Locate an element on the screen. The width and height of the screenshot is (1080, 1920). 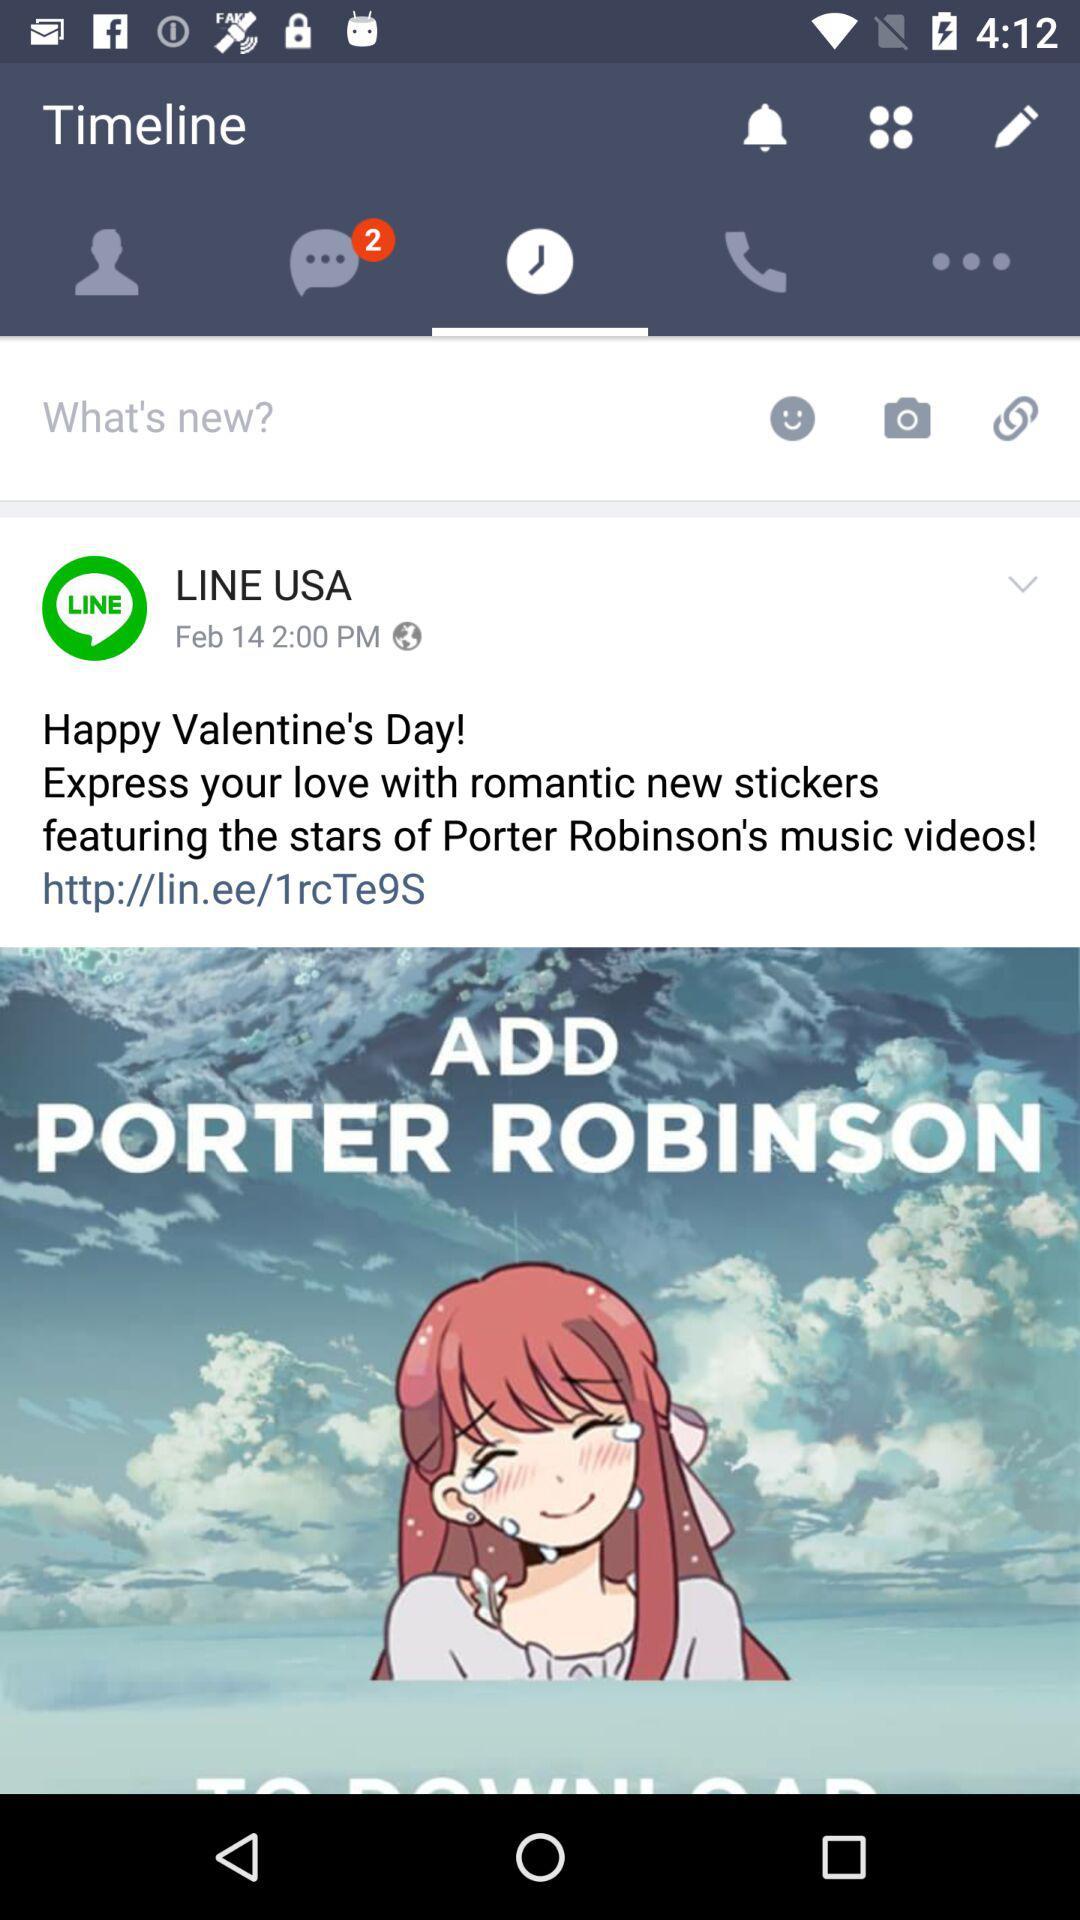
the timer icon next to message icon is located at coordinates (540, 261).